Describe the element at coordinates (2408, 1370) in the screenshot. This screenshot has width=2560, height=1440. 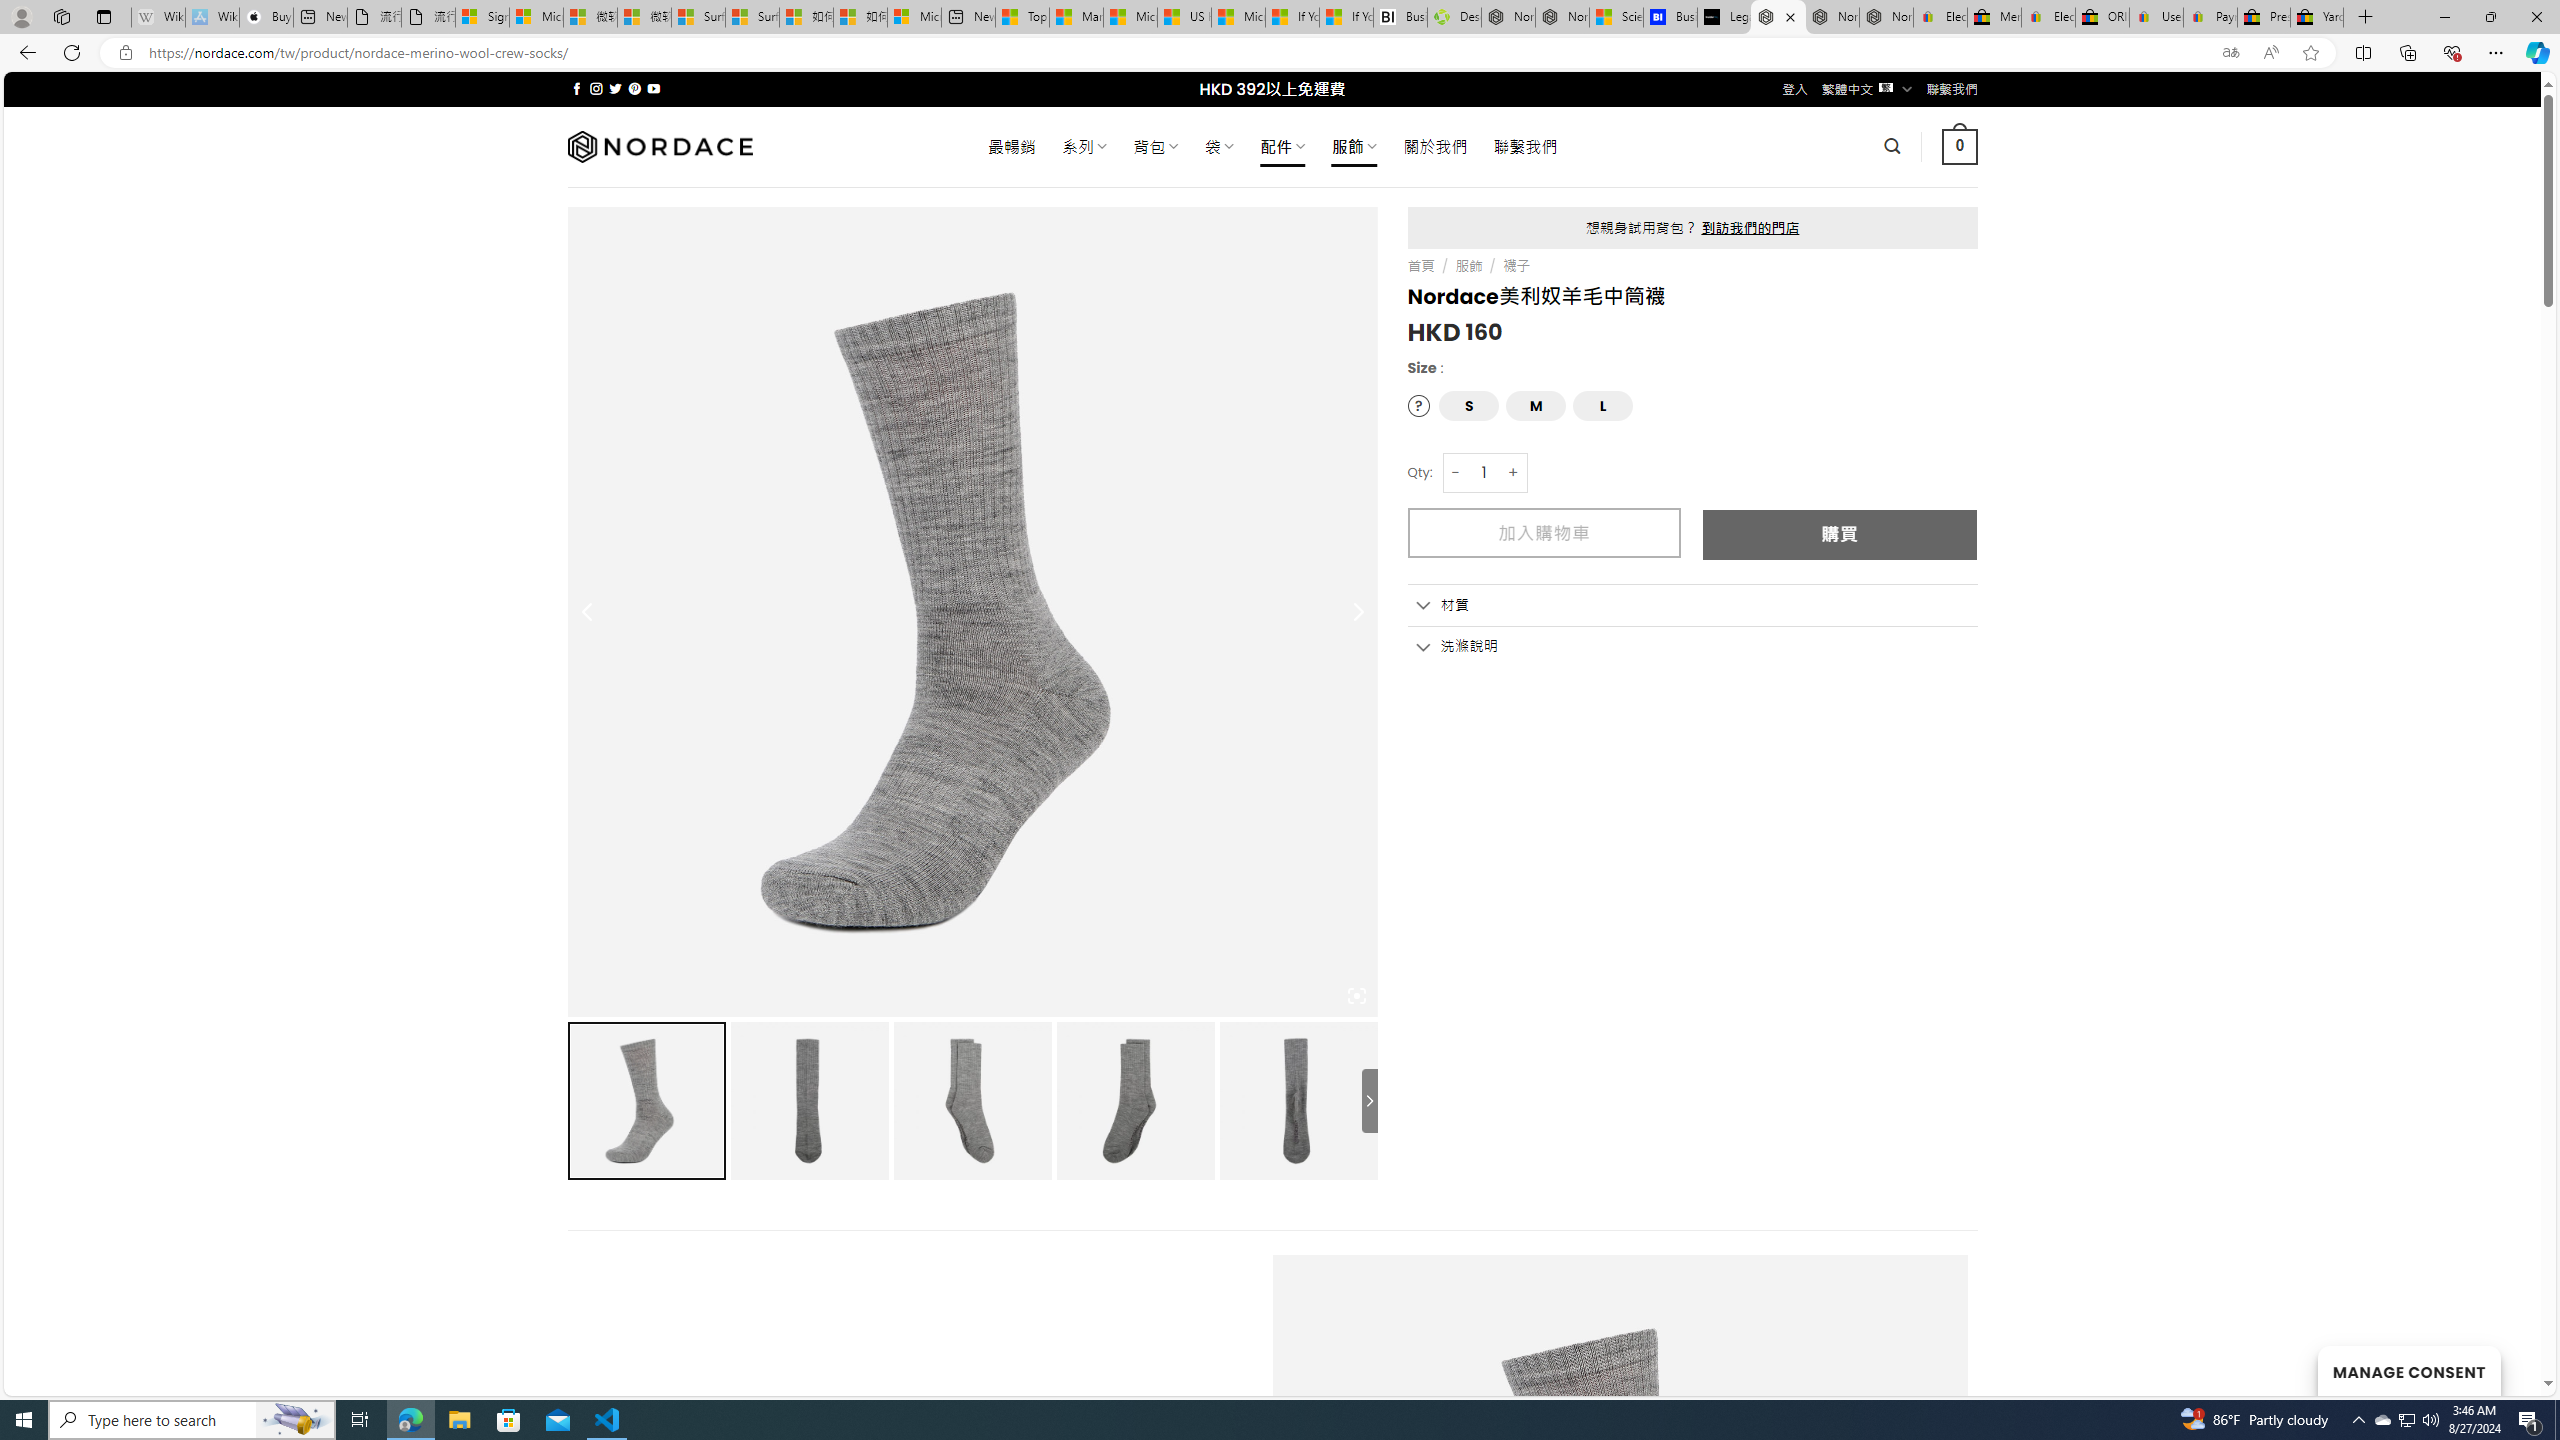
I see `'MANAGE CONSENT'` at that location.